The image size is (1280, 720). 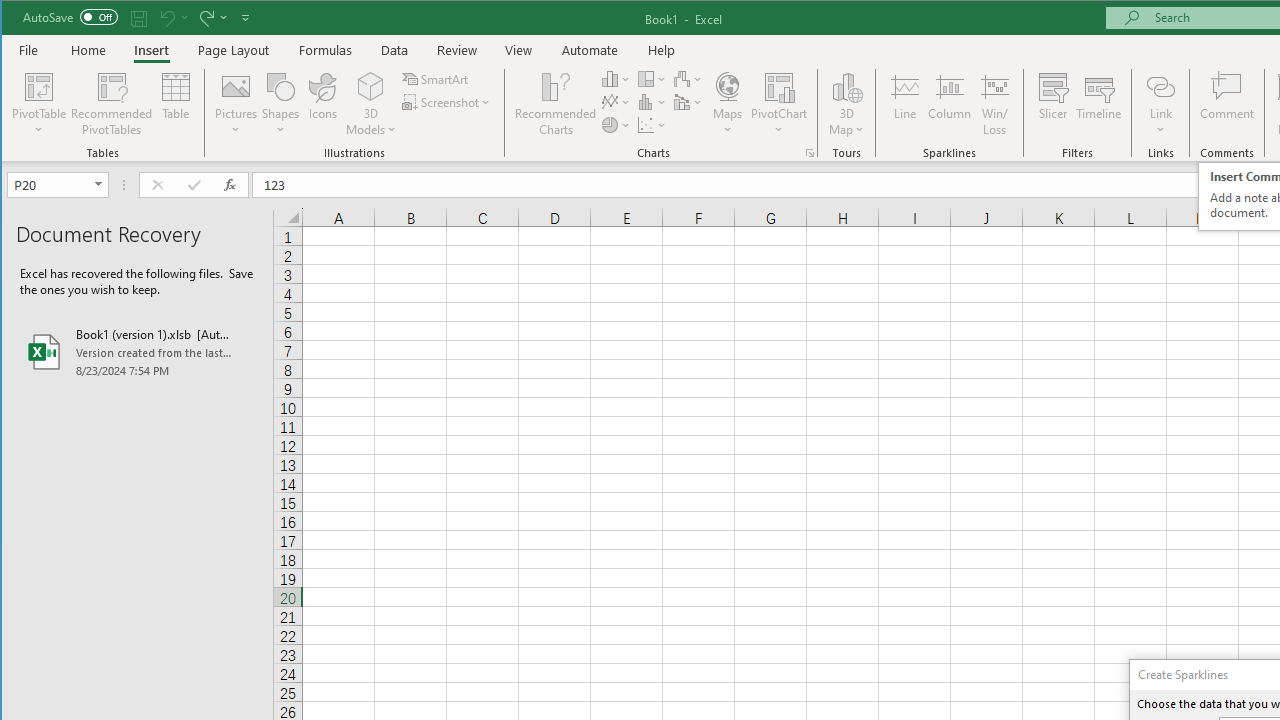 What do you see at coordinates (39, 104) in the screenshot?
I see `'PivotTable'` at bounding box center [39, 104].